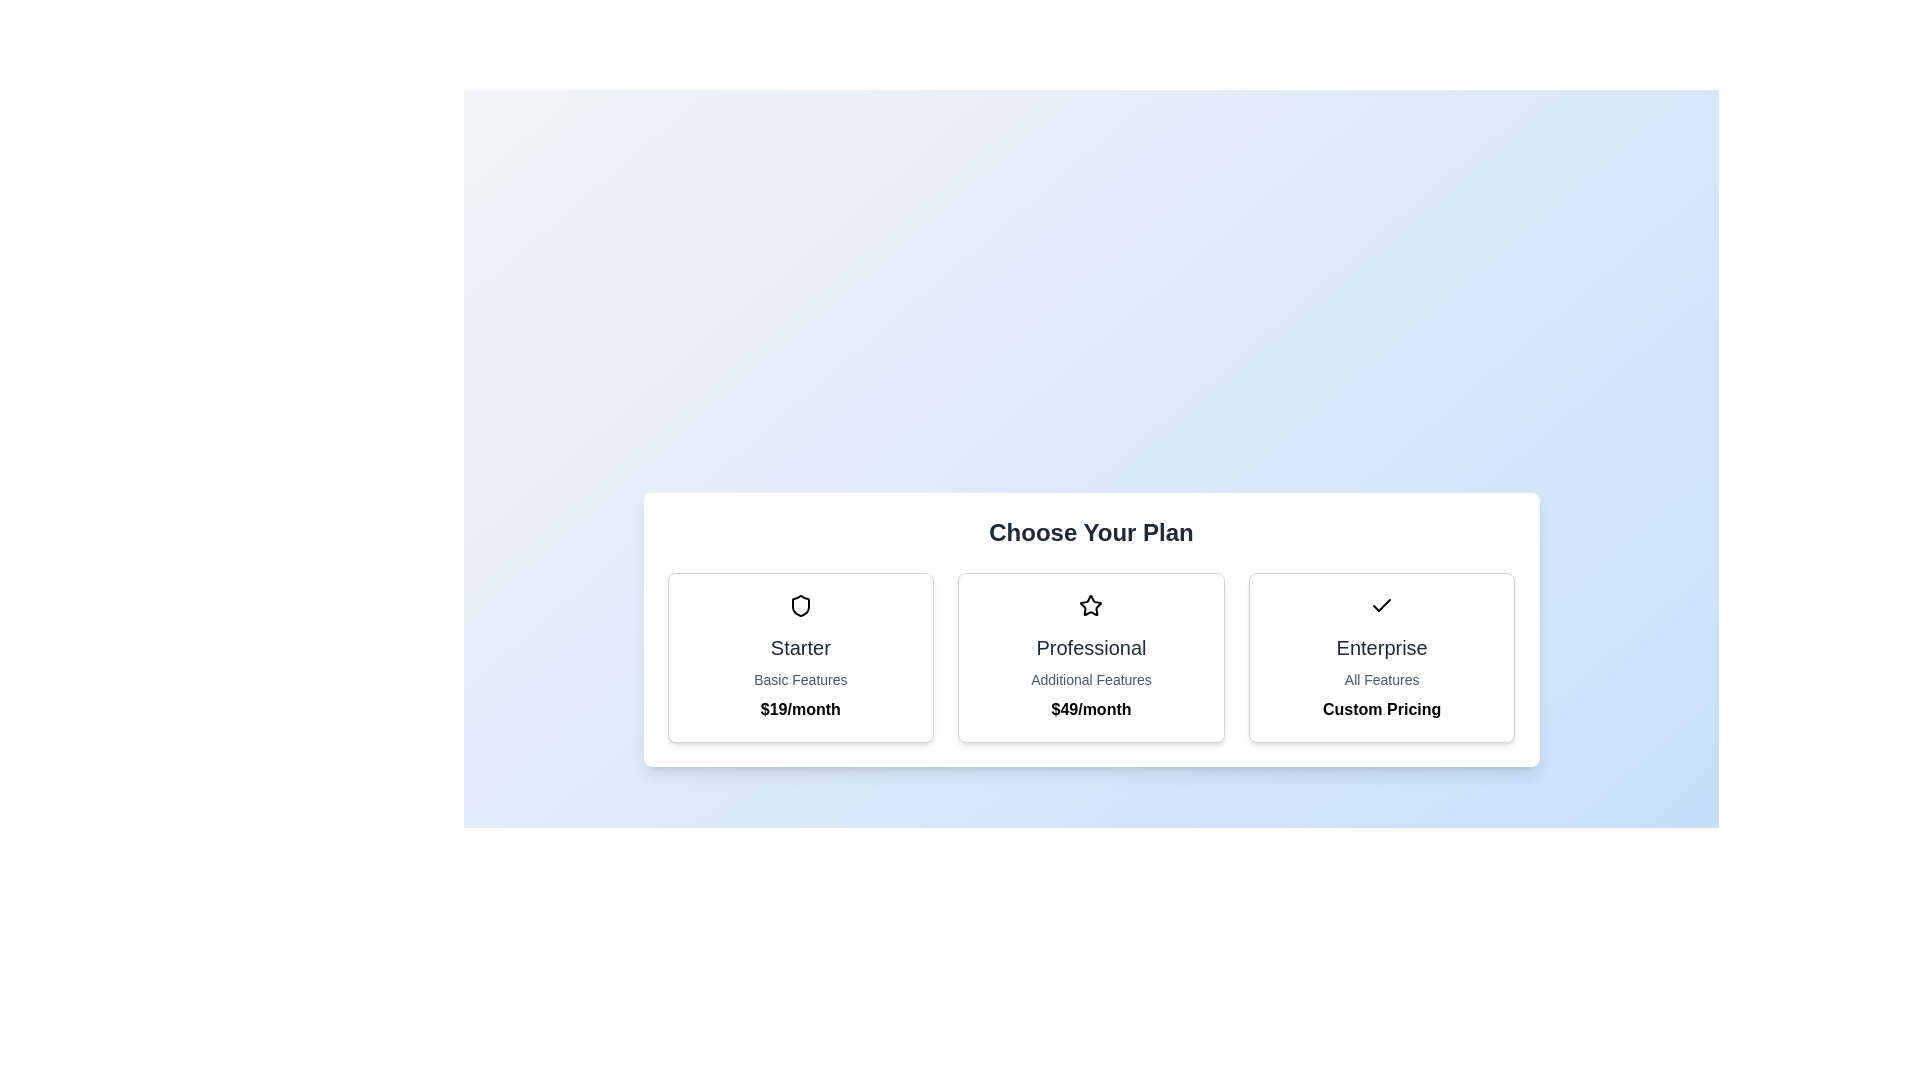  Describe the element at coordinates (800, 708) in the screenshot. I see `pricing information displayed on the text label at the bottom of the leftmost 'Starter' pricing card in the 'Choose Your Plan' section` at that location.